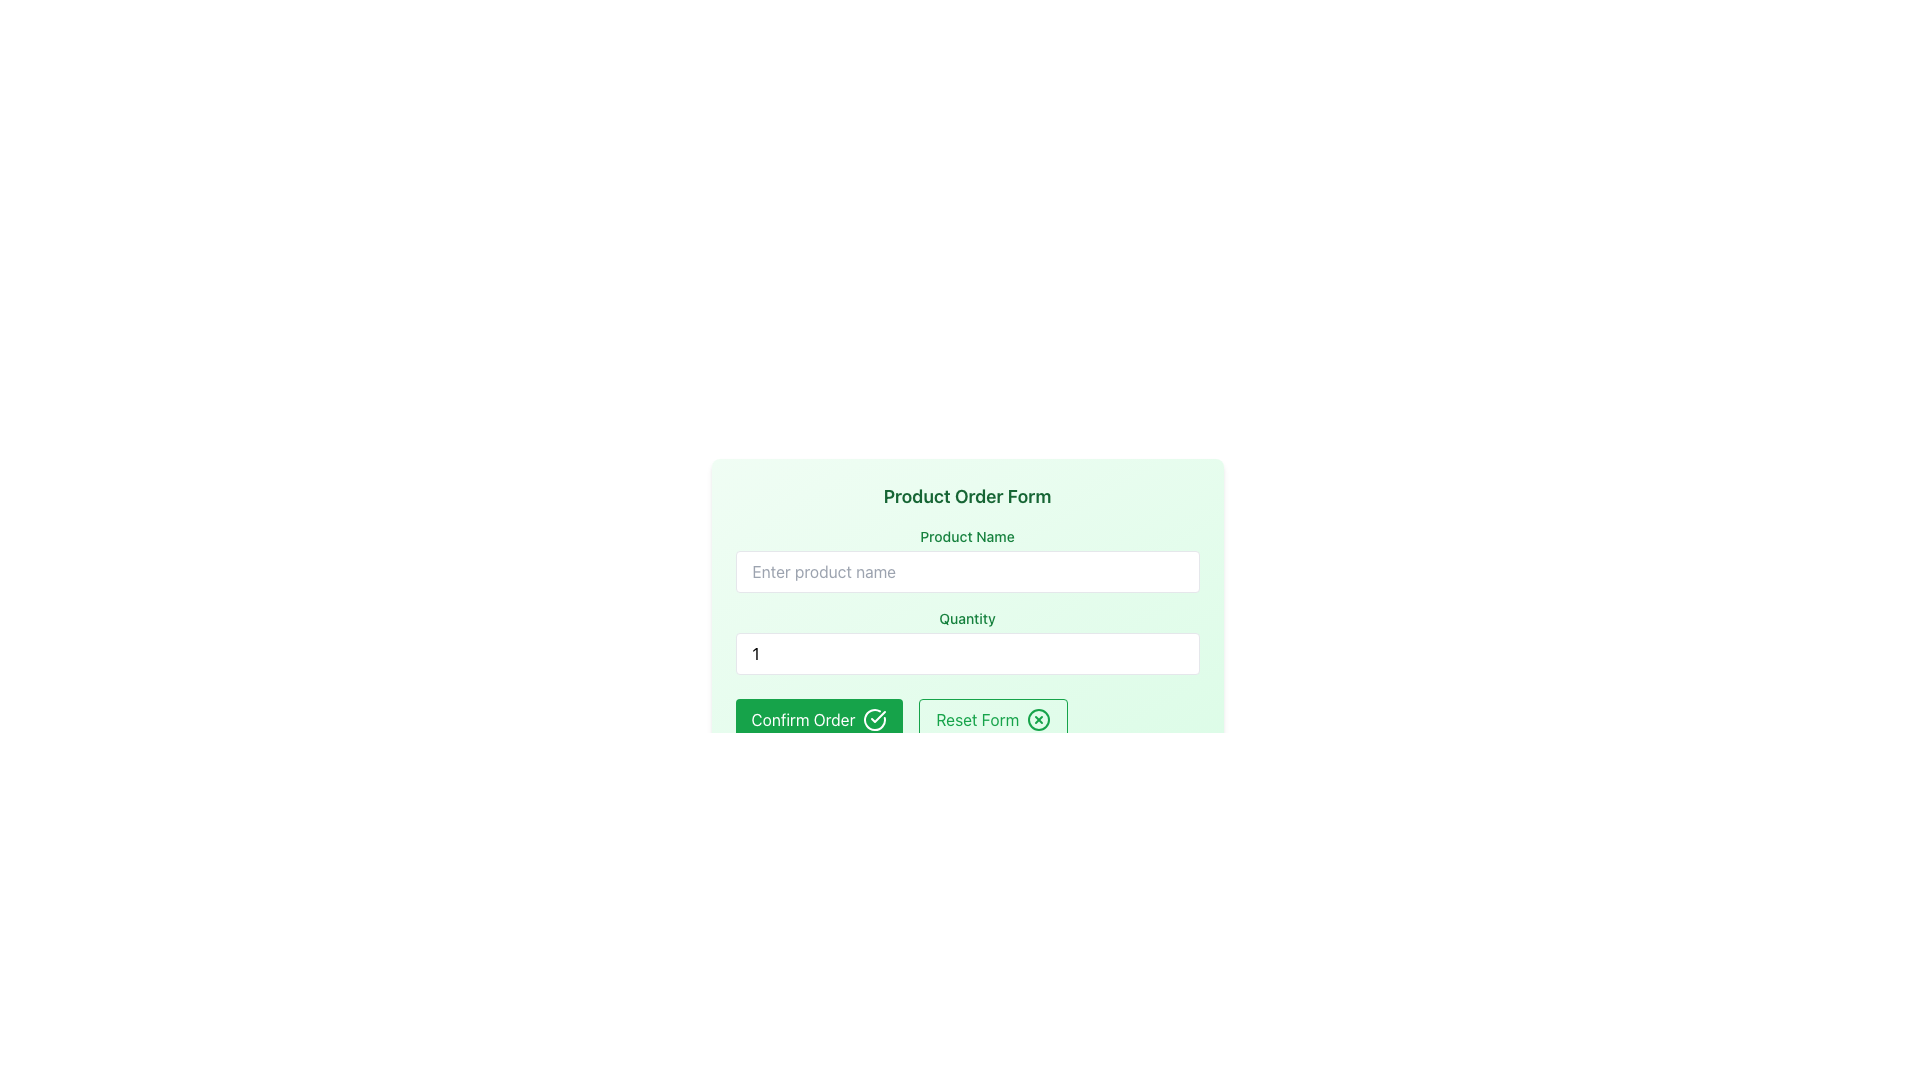 This screenshot has width=1920, height=1080. Describe the element at coordinates (967, 641) in the screenshot. I see `the number input field below the 'Product Name' field to focus it` at that location.